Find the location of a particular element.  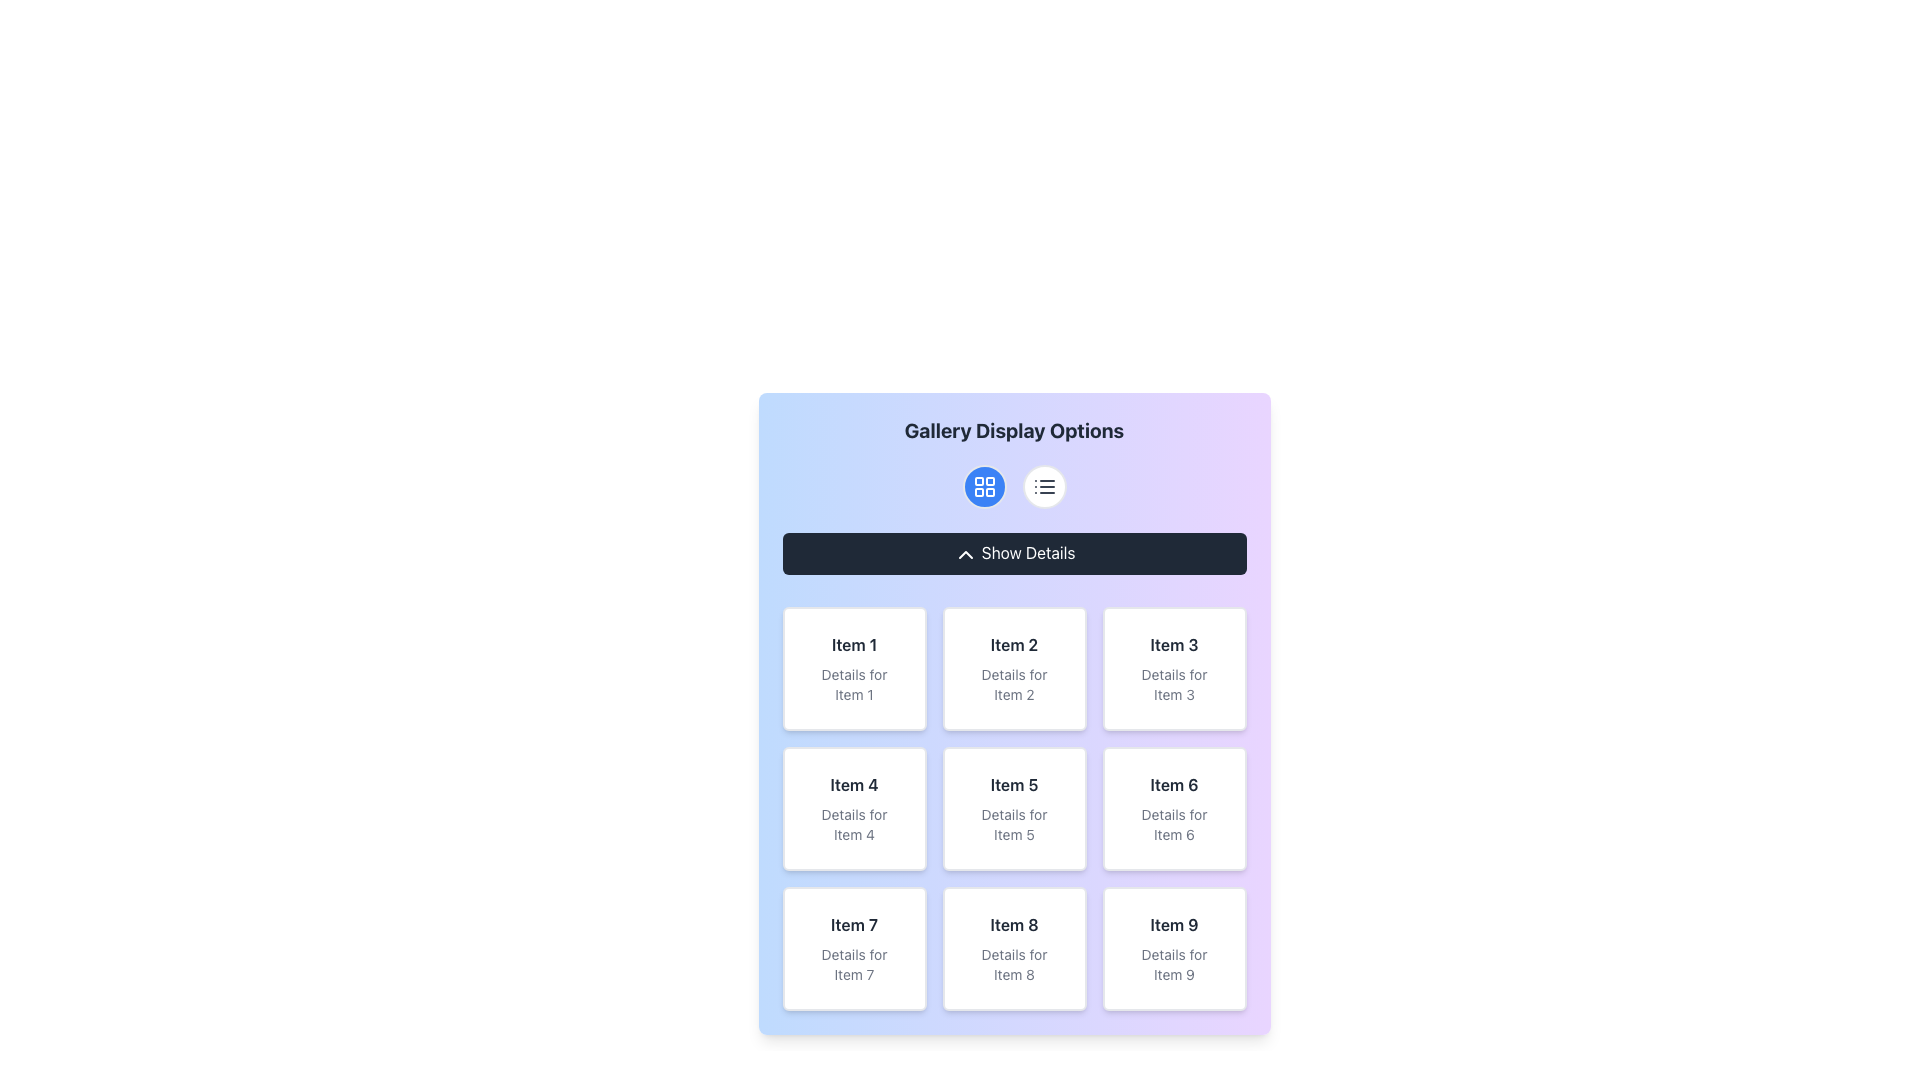

the SVG icon located to the right of the 'Show Details' button is located at coordinates (965, 554).